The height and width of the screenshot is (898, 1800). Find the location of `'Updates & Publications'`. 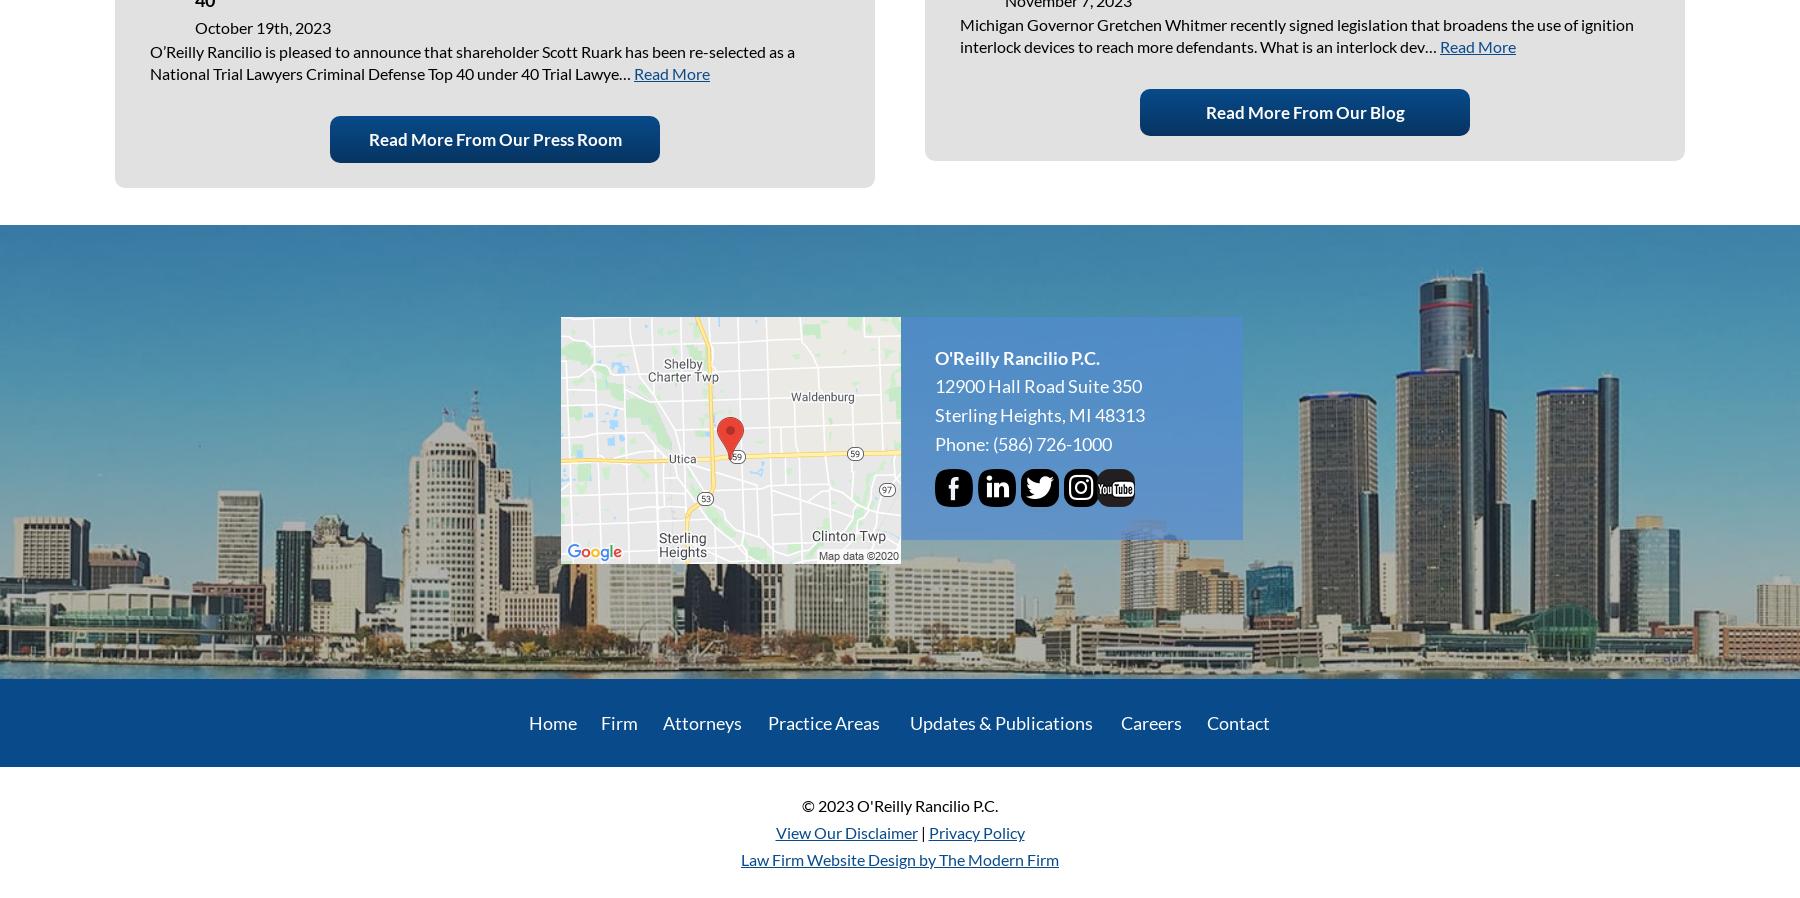

'Updates & Publications' is located at coordinates (1000, 721).